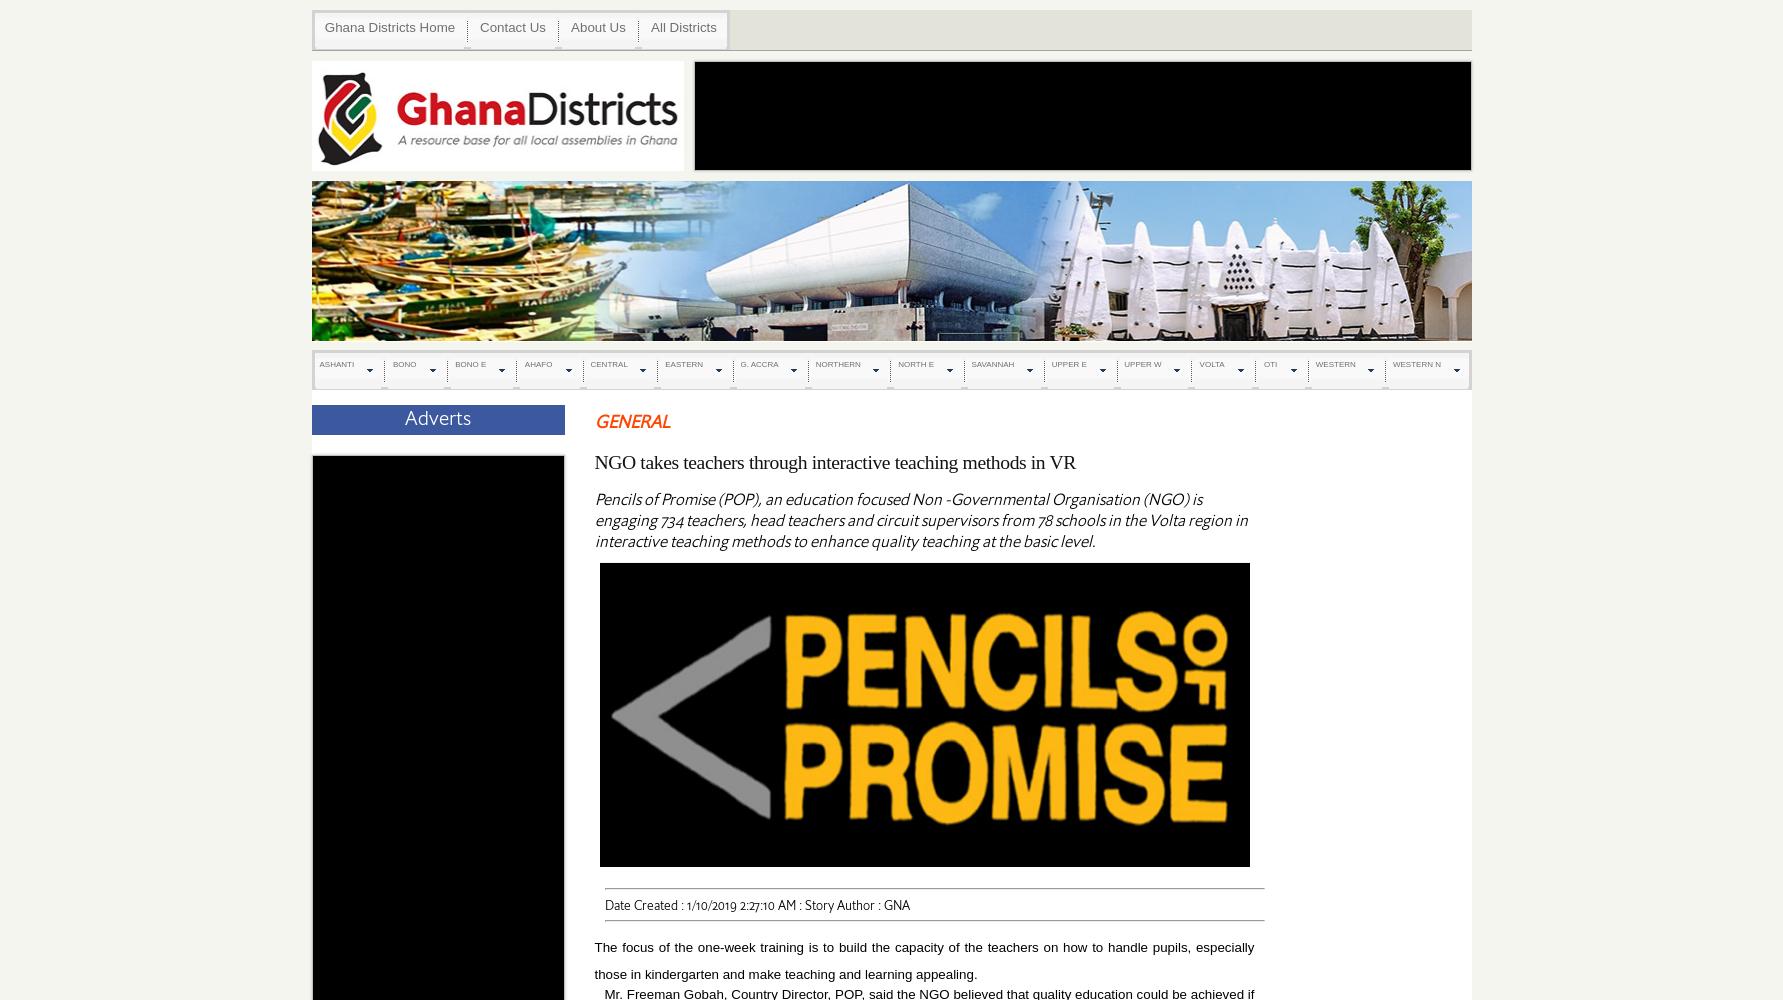 This screenshot has height=1000, width=1783. What do you see at coordinates (683, 27) in the screenshot?
I see `'All Districts'` at bounding box center [683, 27].